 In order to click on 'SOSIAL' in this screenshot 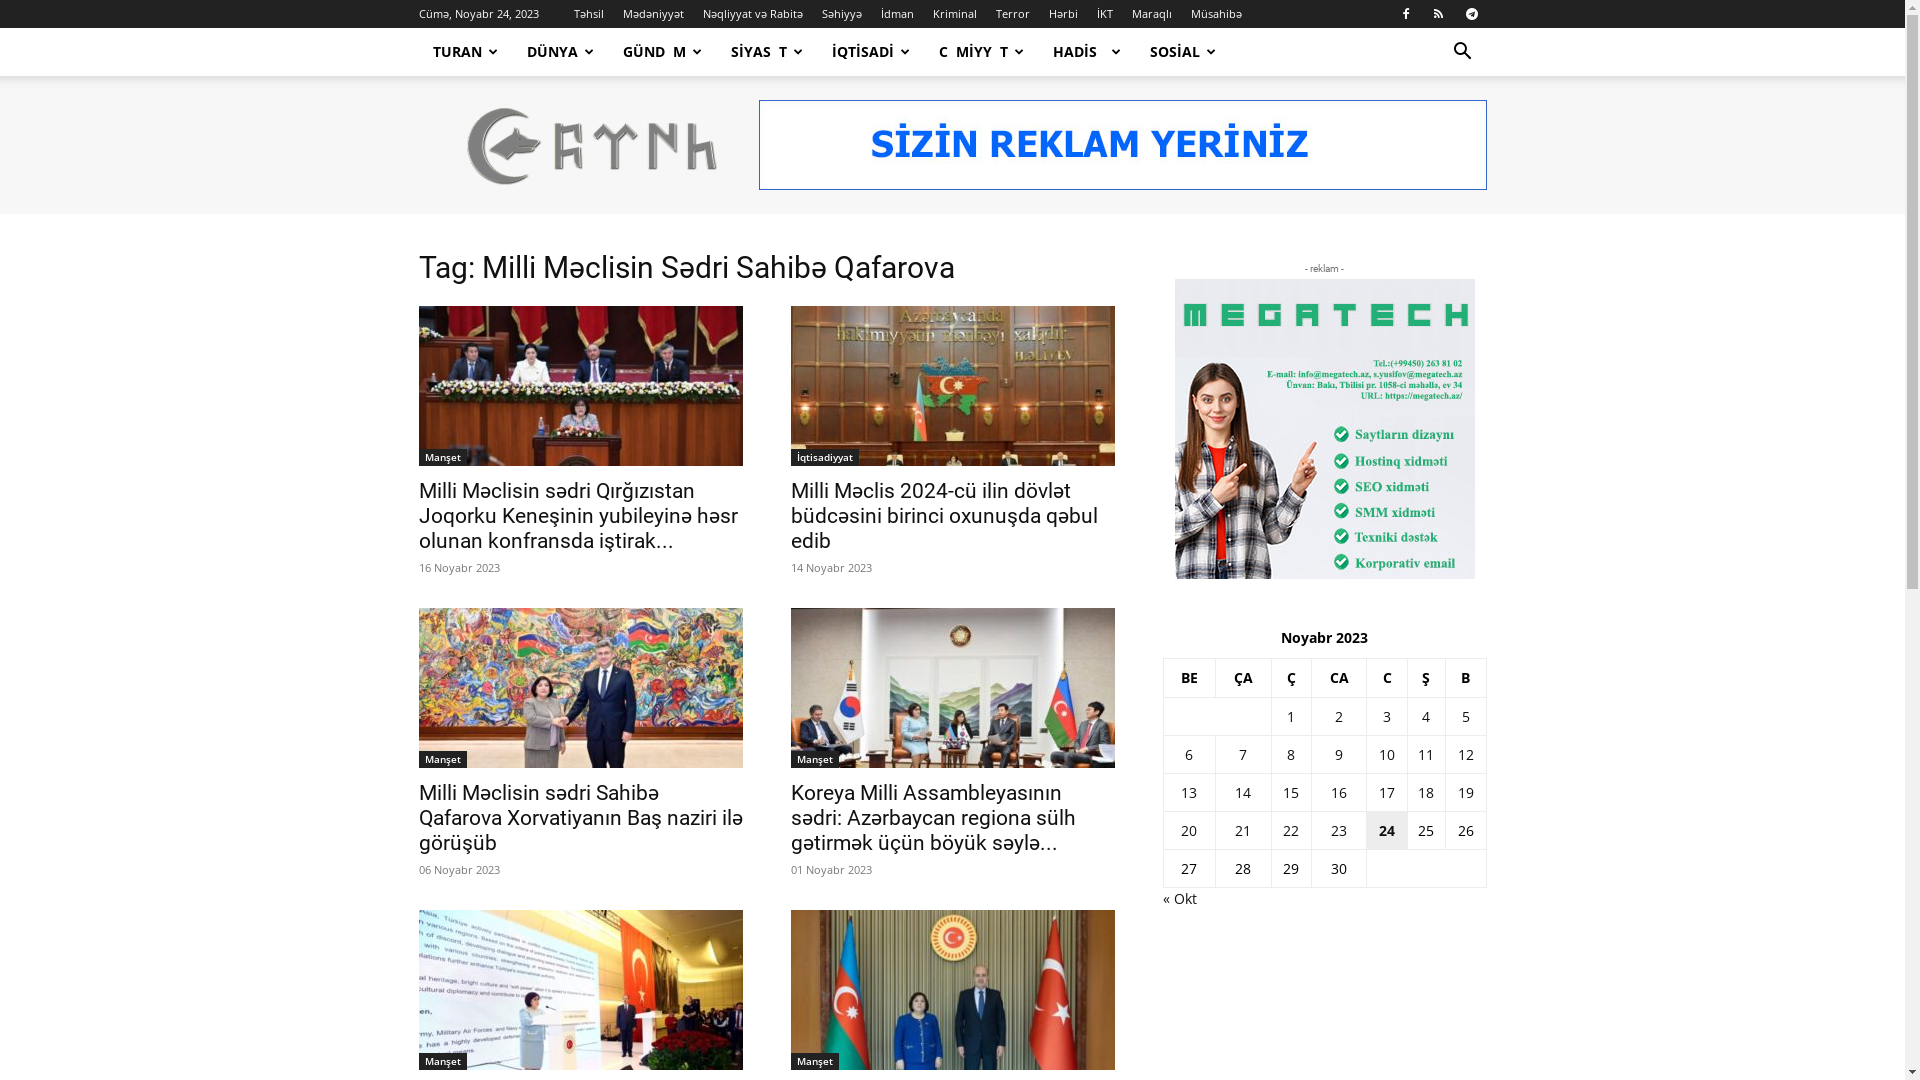, I will do `click(1136, 50)`.